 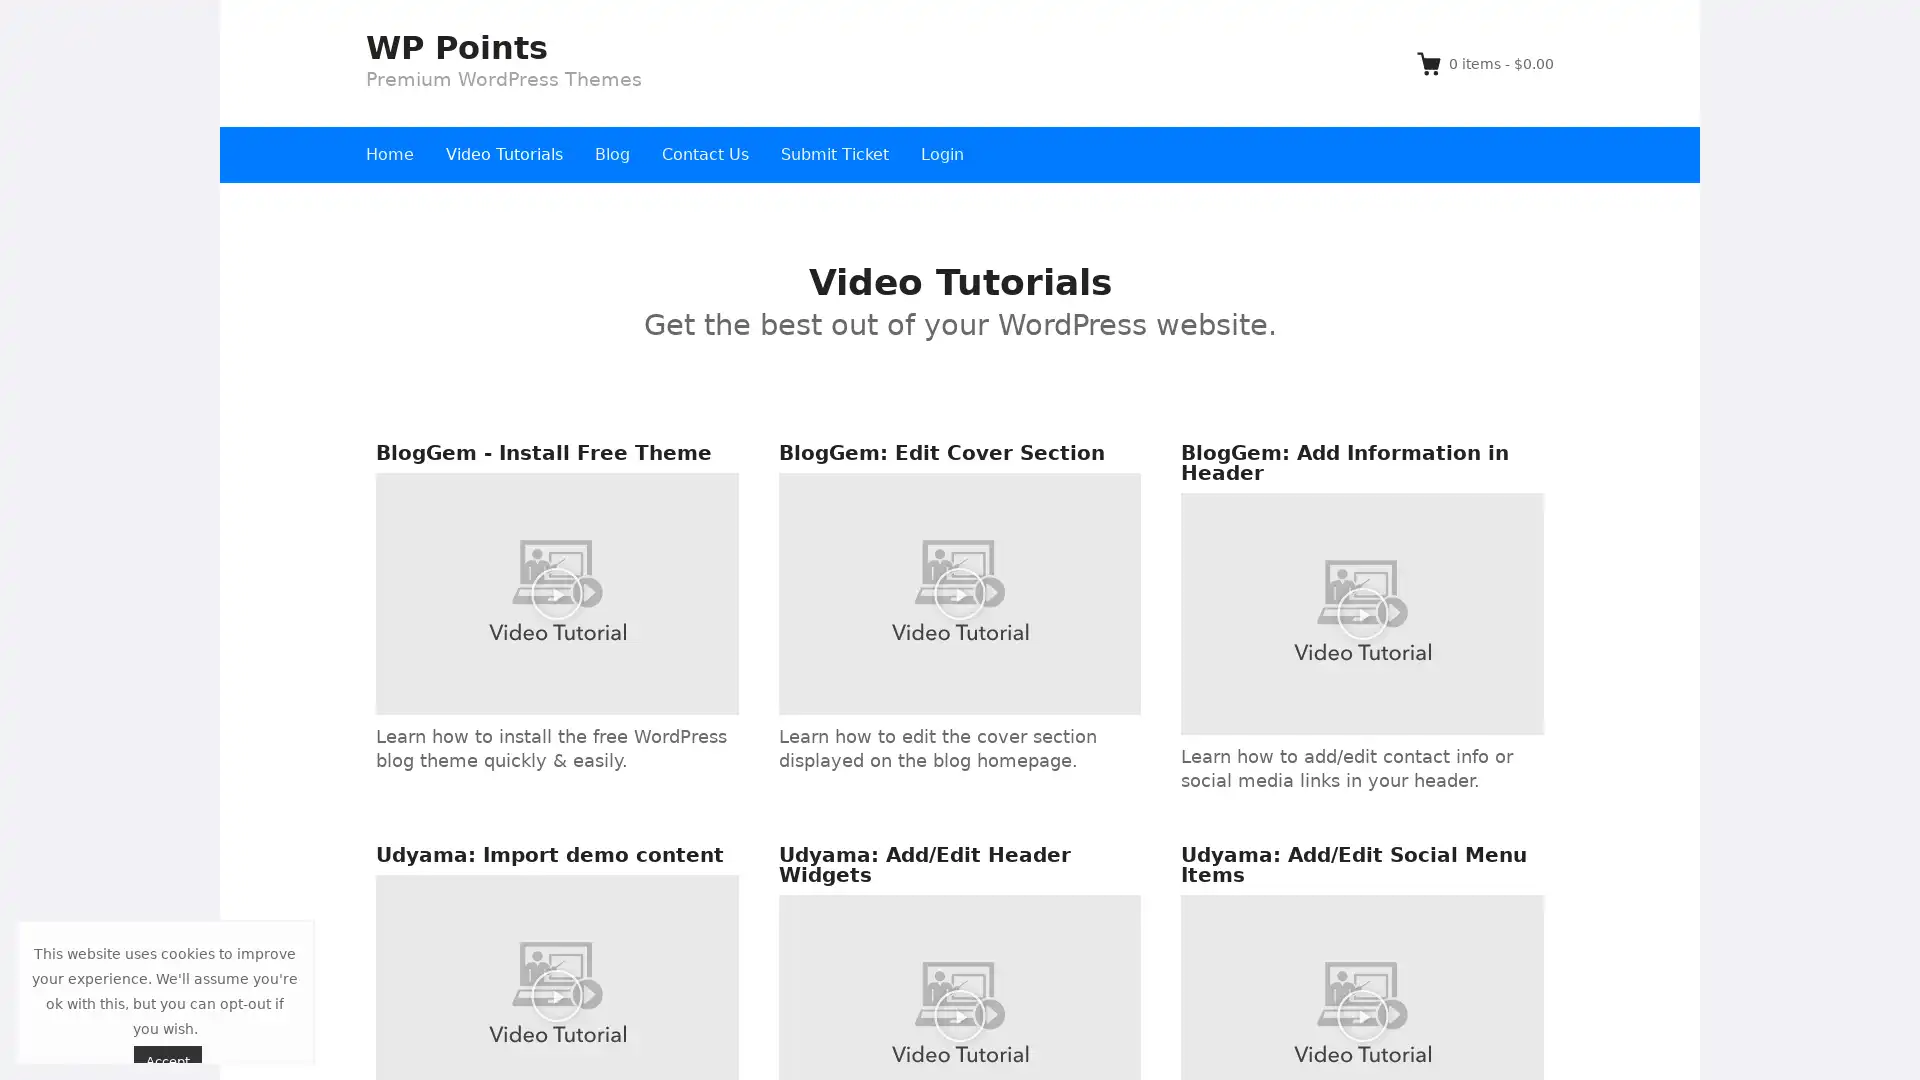 What do you see at coordinates (1361, 612) in the screenshot?
I see `Play Video` at bounding box center [1361, 612].